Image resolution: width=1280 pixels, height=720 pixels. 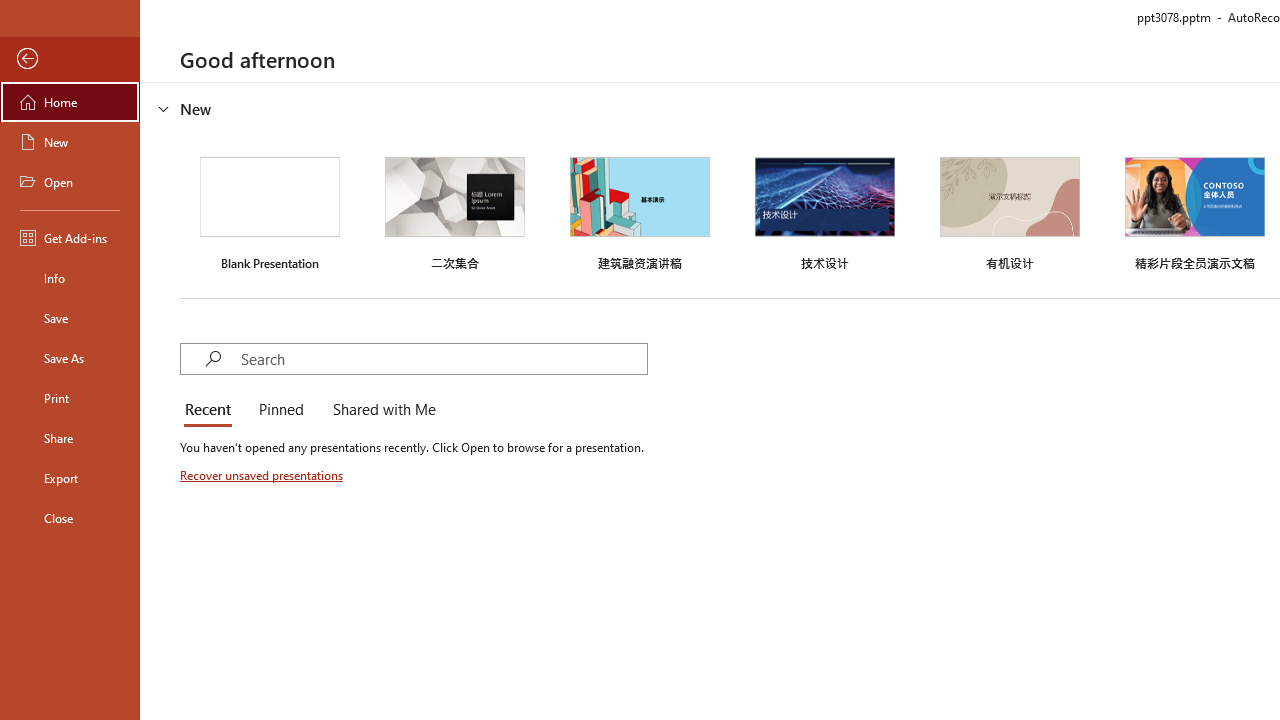 What do you see at coordinates (69, 58) in the screenshot?
I see `'Back'` at bounding box center [69, 58].